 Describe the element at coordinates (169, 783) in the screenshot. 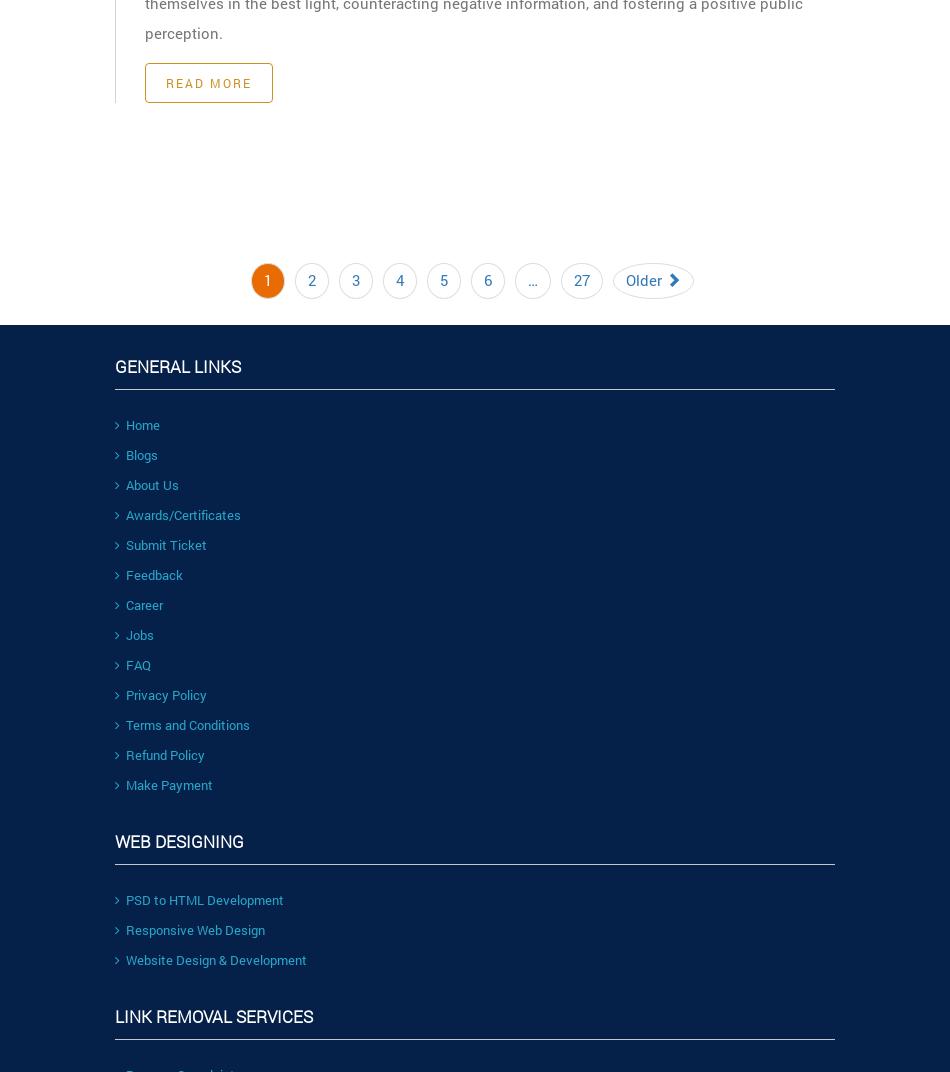

I see `'Make Payment'` at that location.